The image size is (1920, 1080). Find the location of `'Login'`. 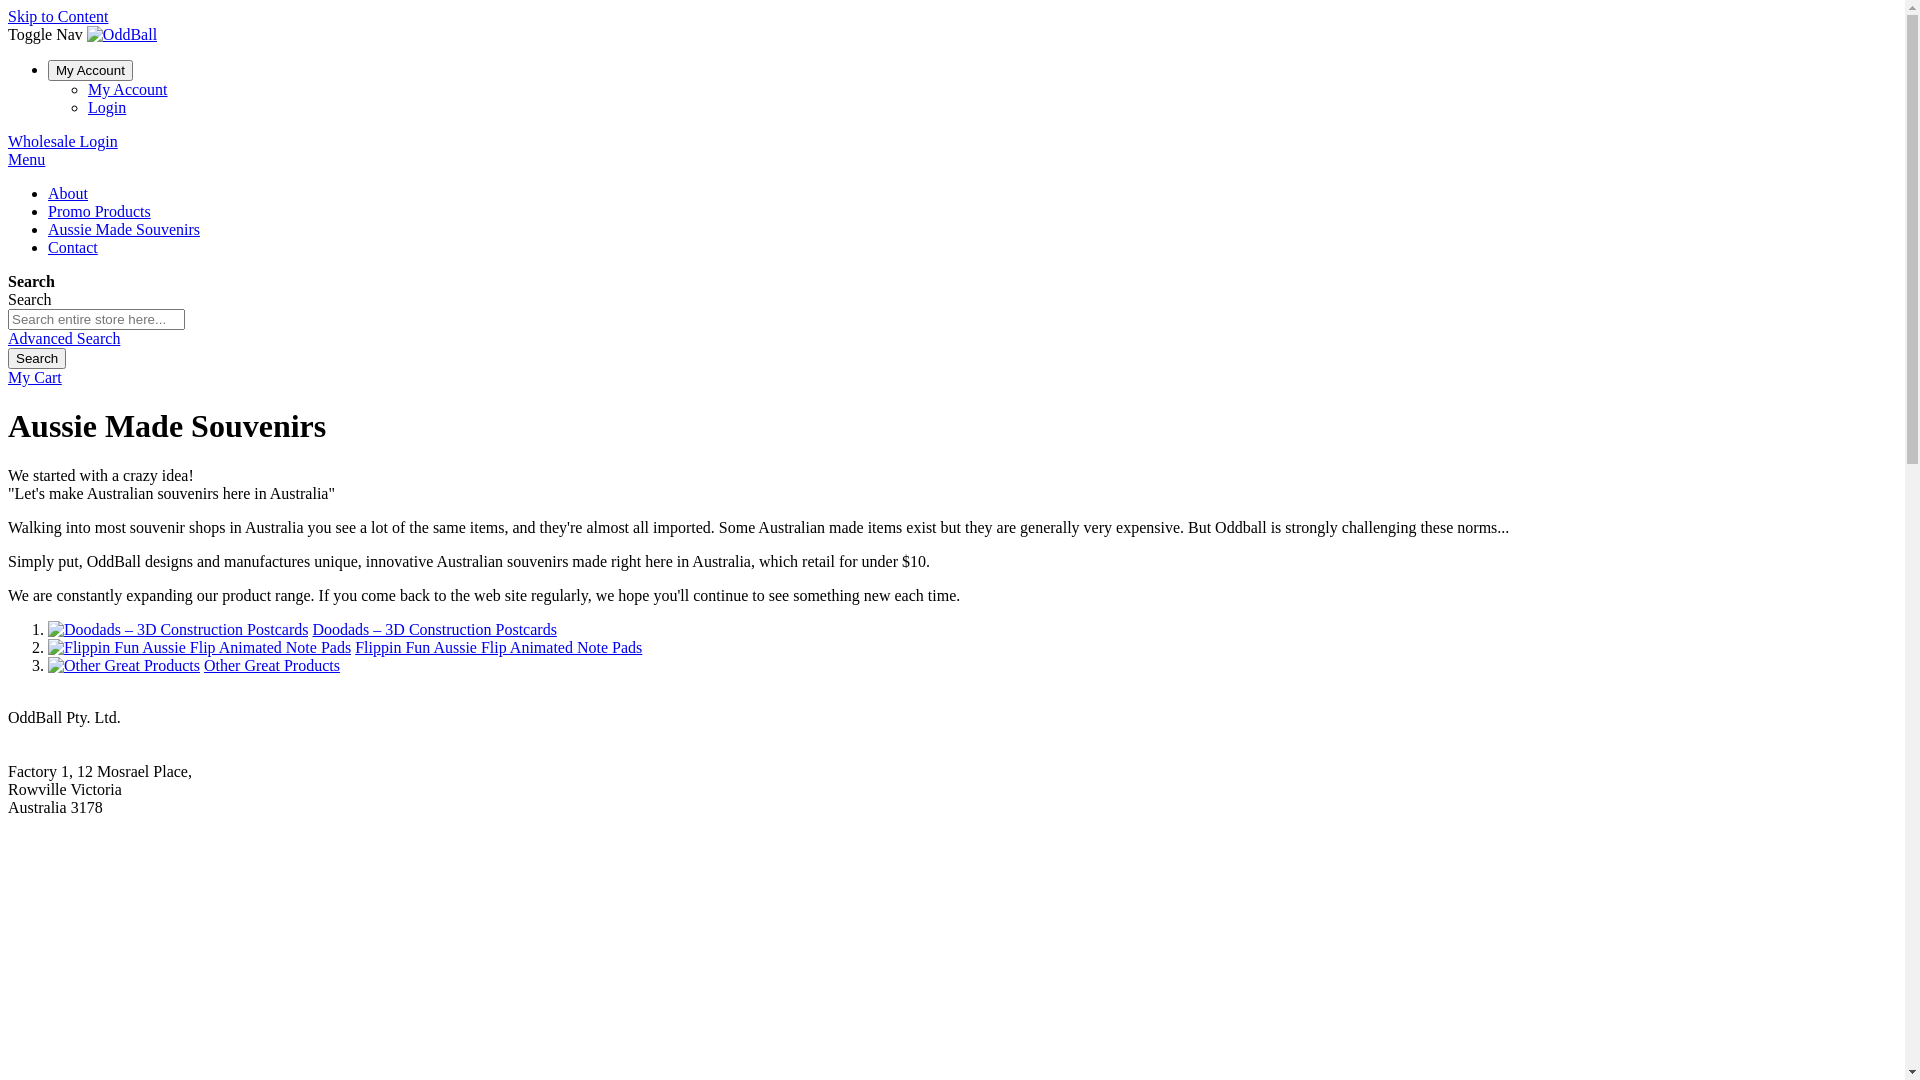

'Login' is located at coordinates (105, 107).